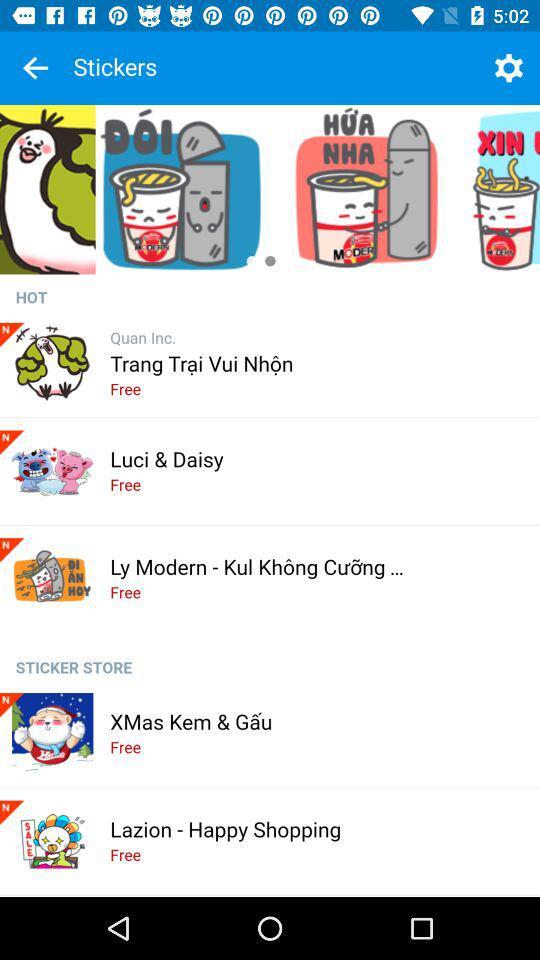  I want to click on previous, so click(35, 68).